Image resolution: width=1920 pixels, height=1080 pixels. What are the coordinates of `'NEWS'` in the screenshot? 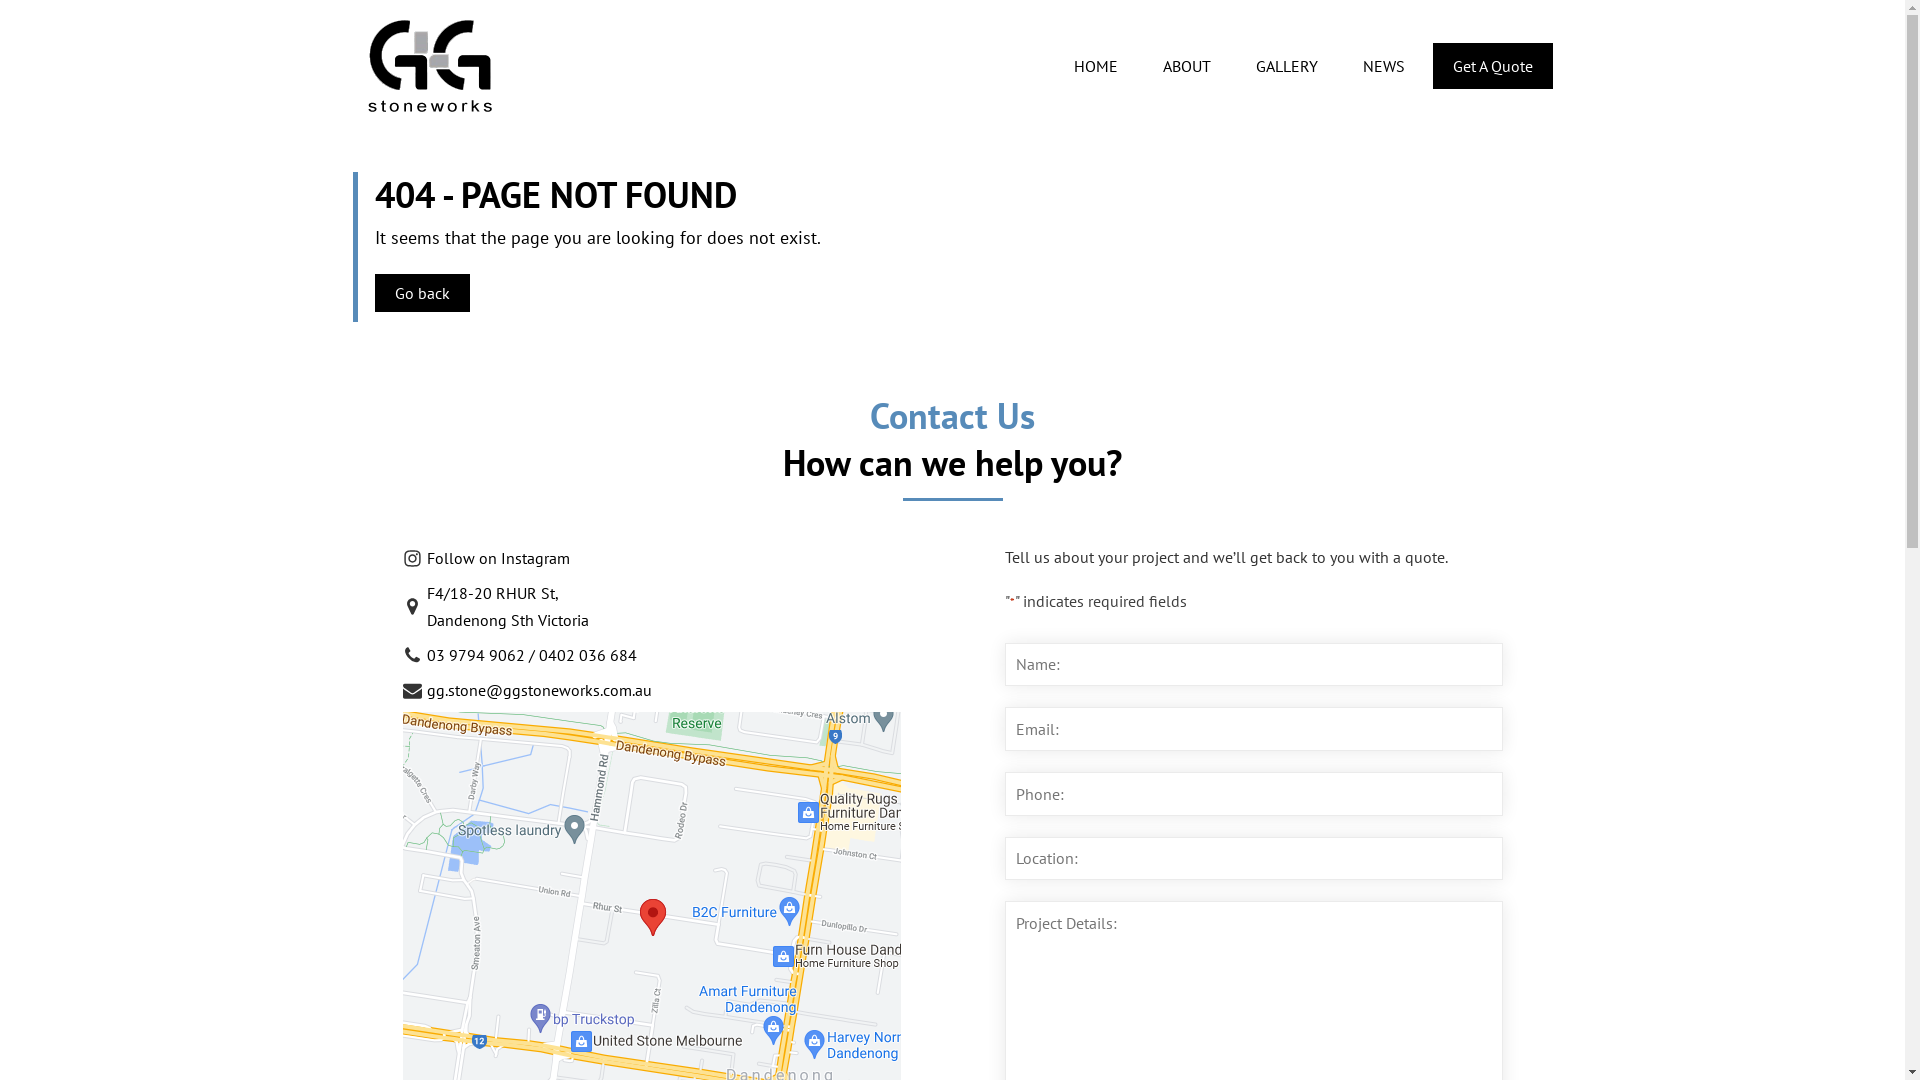 It's located at (1340, 64).